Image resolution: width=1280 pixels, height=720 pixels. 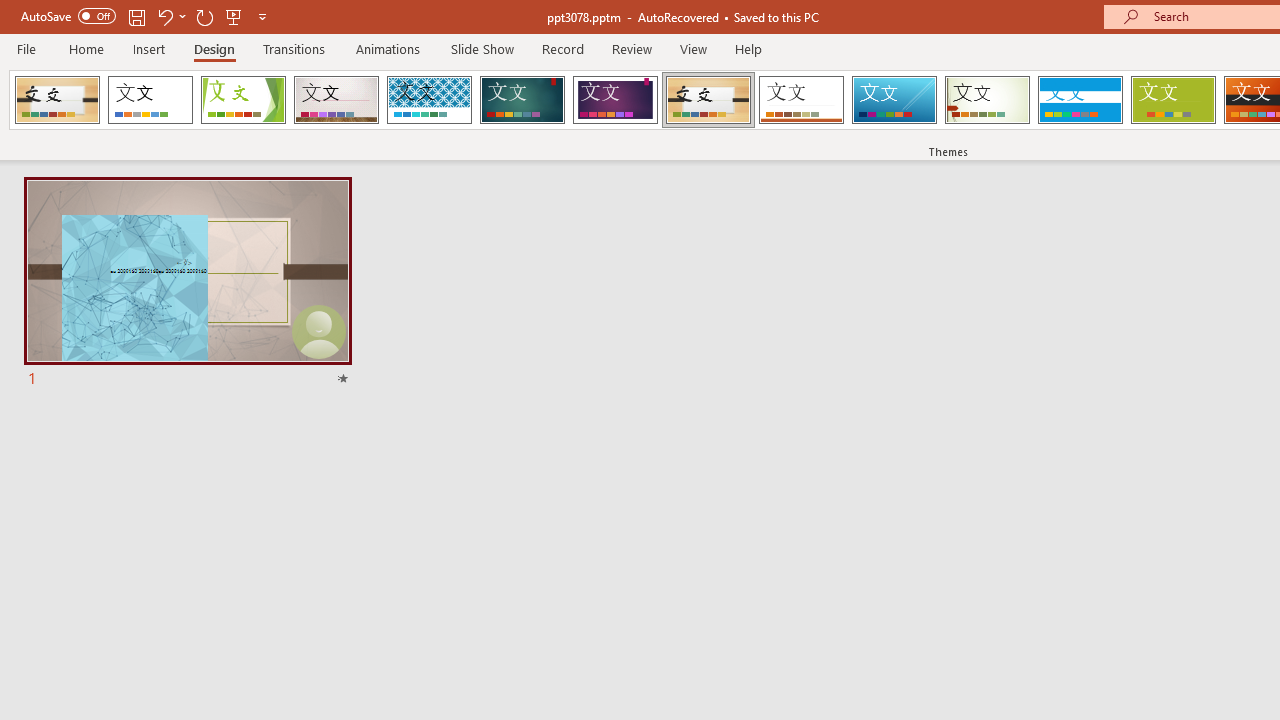 I want to click on 'Gallery', so click(x=336, y=100).